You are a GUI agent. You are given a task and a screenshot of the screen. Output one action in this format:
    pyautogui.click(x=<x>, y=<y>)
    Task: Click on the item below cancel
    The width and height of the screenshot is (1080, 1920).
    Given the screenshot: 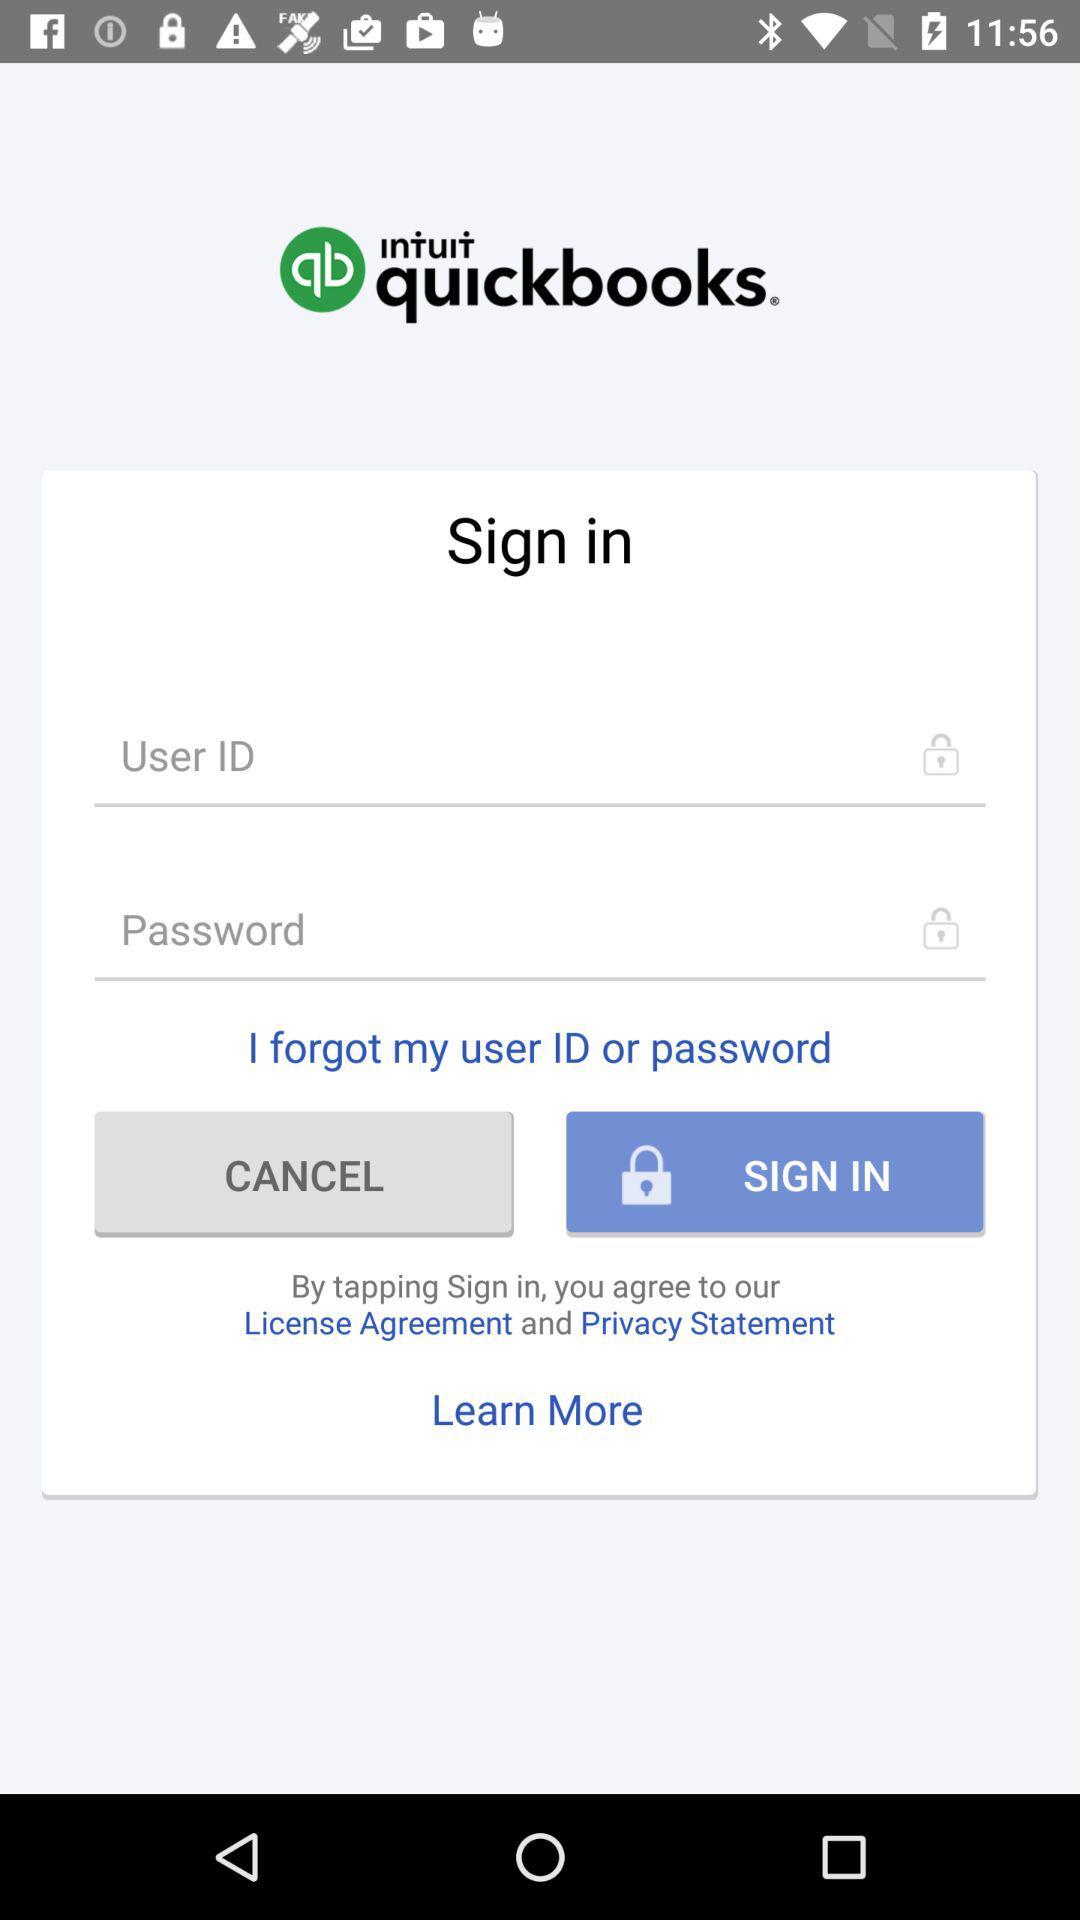 What is the action you would take?
    pyautogui.click(x=538, y=1303)
    